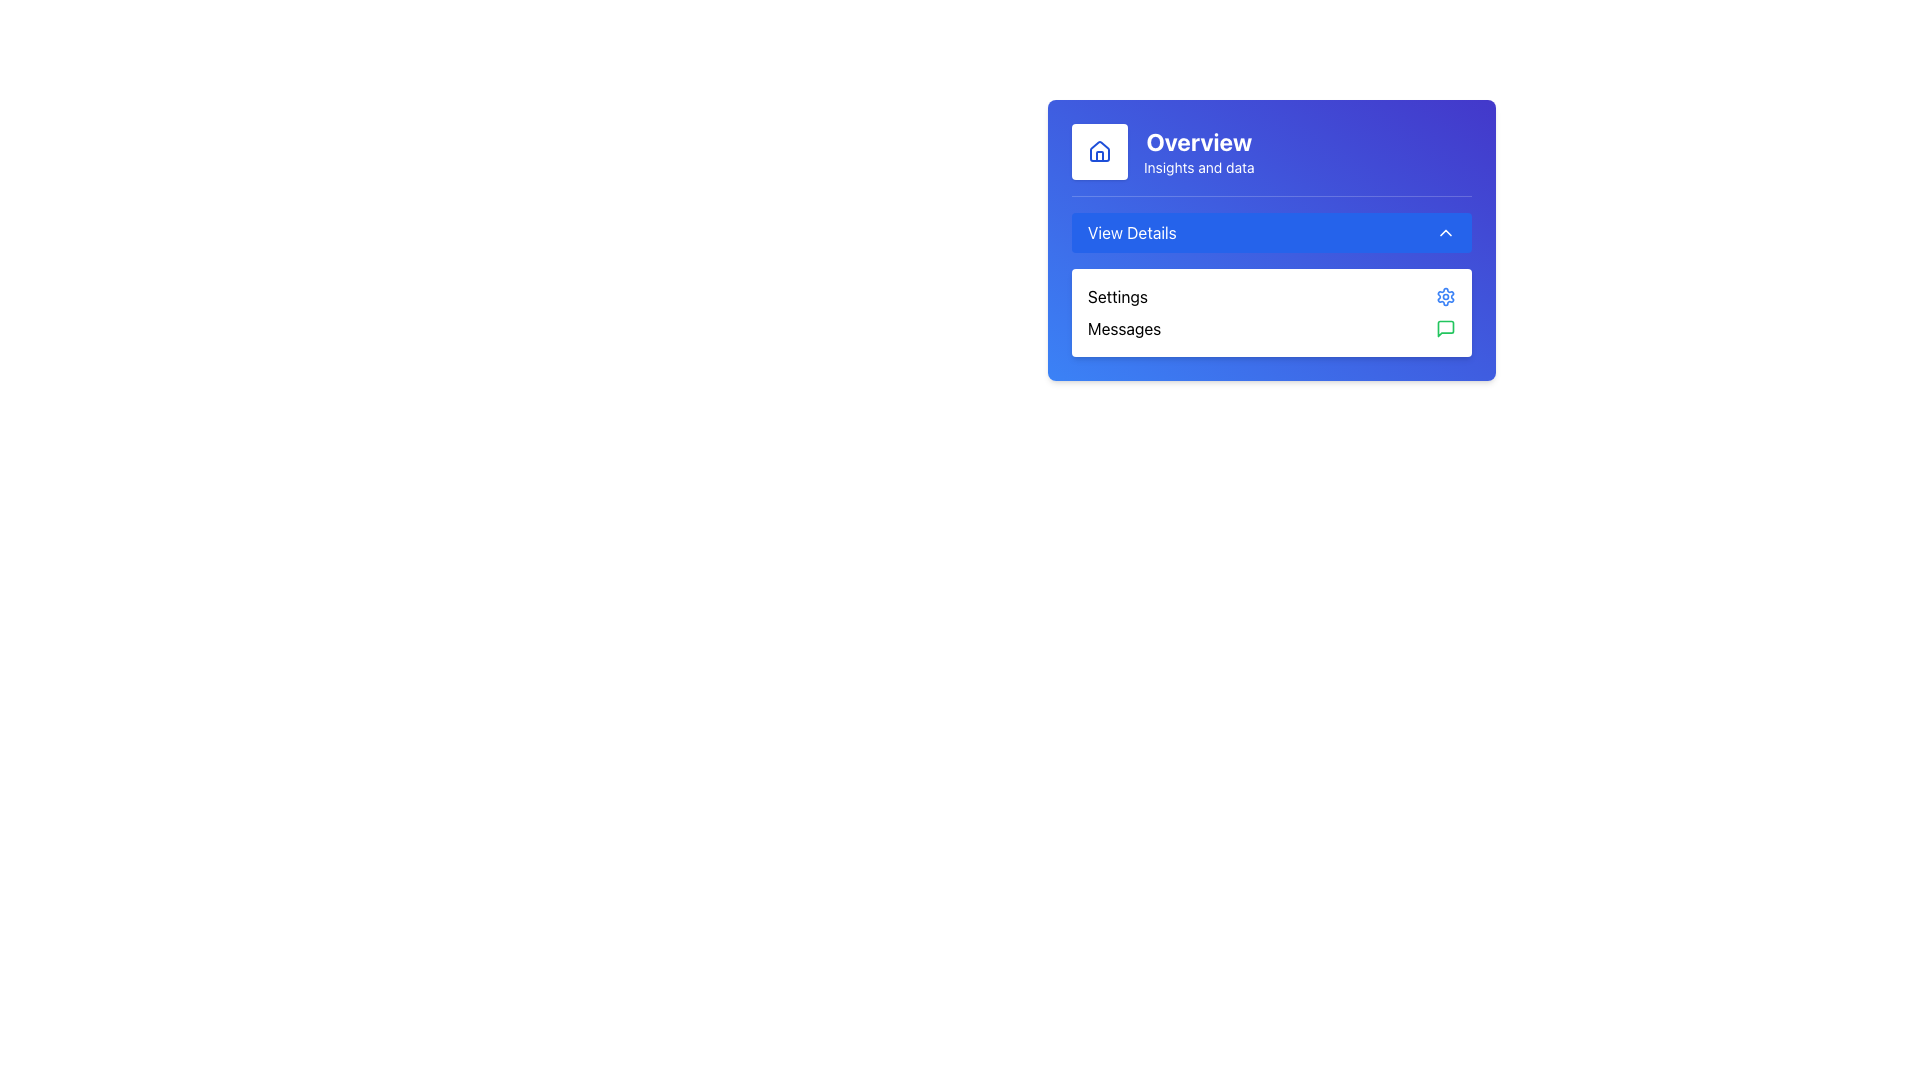  Describe the element at coordinates (1098, 150) in the screenshot. I see `the minimalistic blue house icon located to the left of the 'Overview' title, which is situated within a white square background on the upper right side of the interface` at that location.